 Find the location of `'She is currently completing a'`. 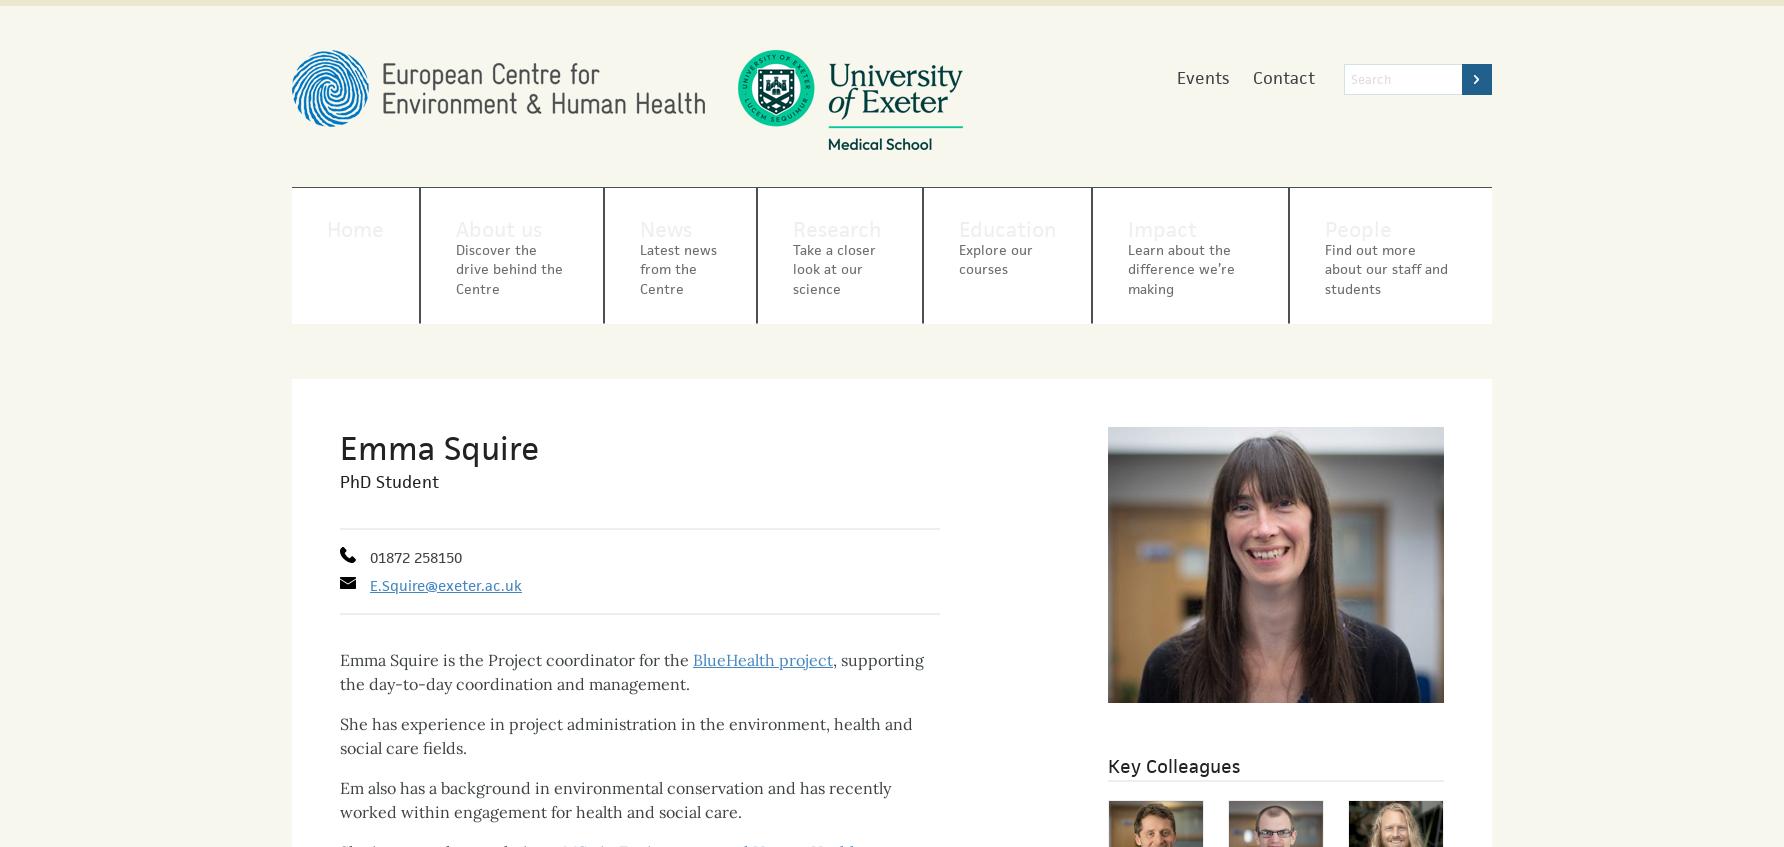

'She is currently completing a' is located at coordinates (451, 834).